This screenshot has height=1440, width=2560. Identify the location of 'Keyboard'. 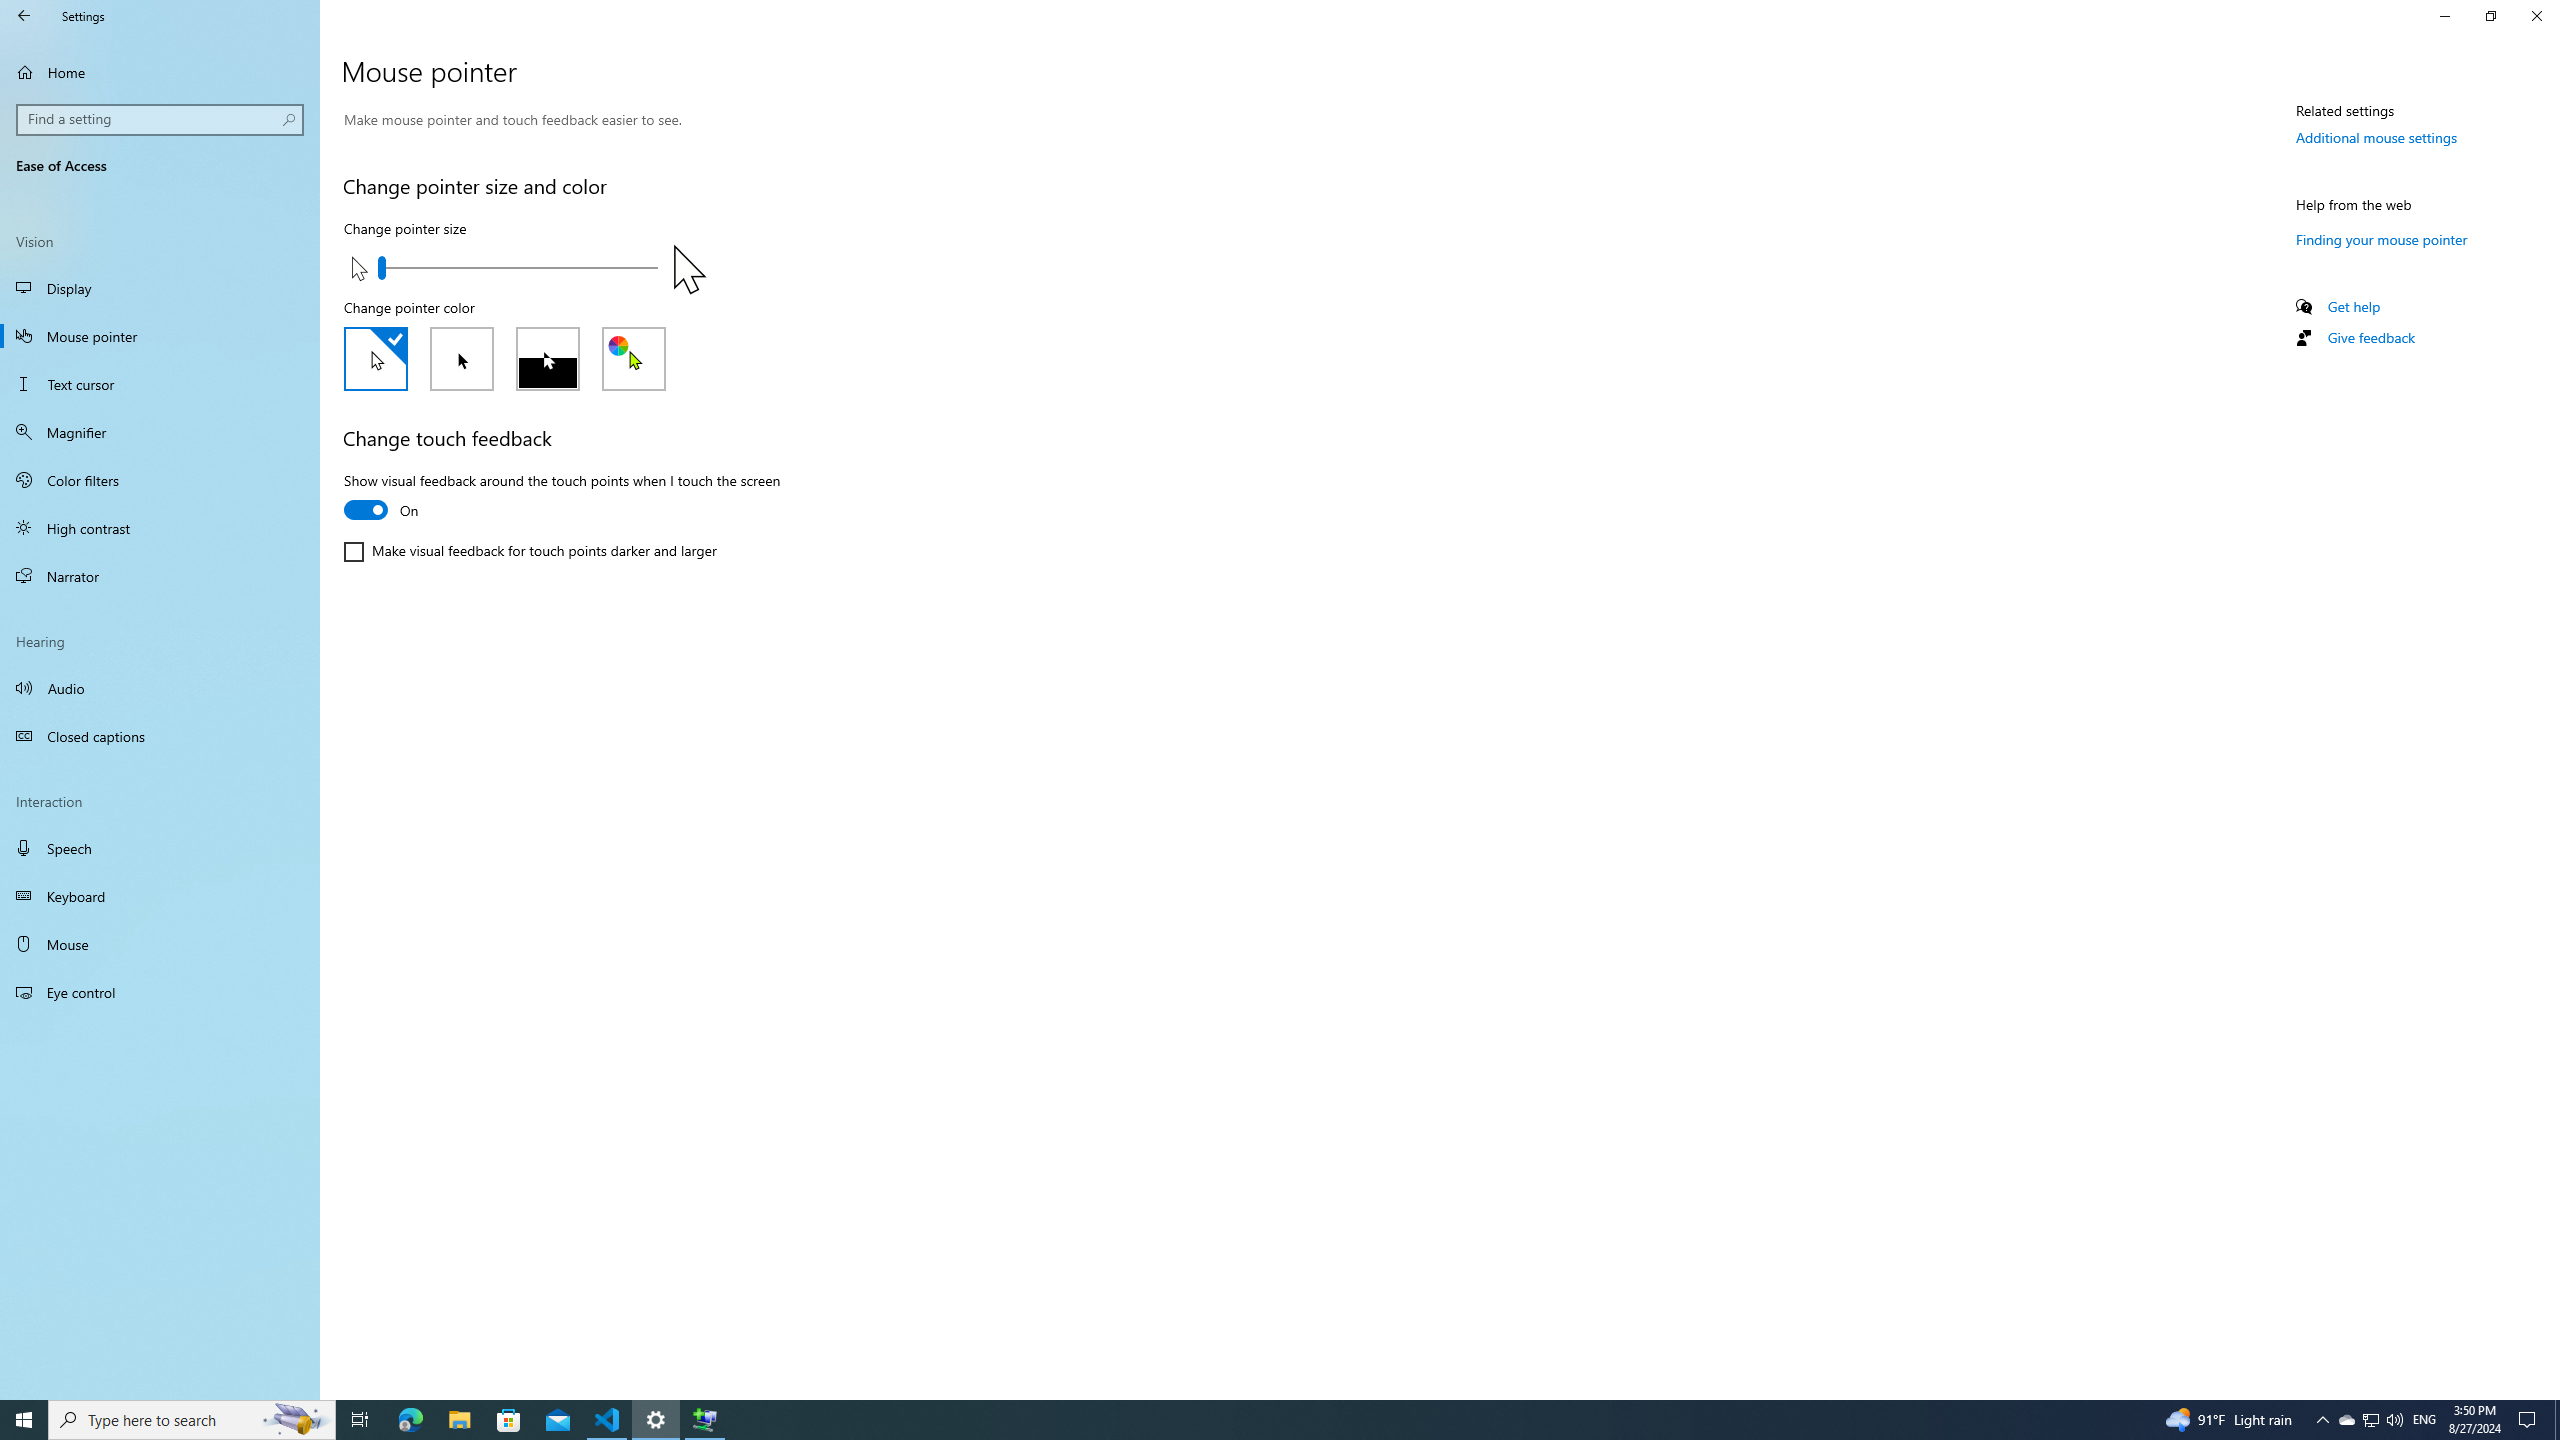
(159, 896).